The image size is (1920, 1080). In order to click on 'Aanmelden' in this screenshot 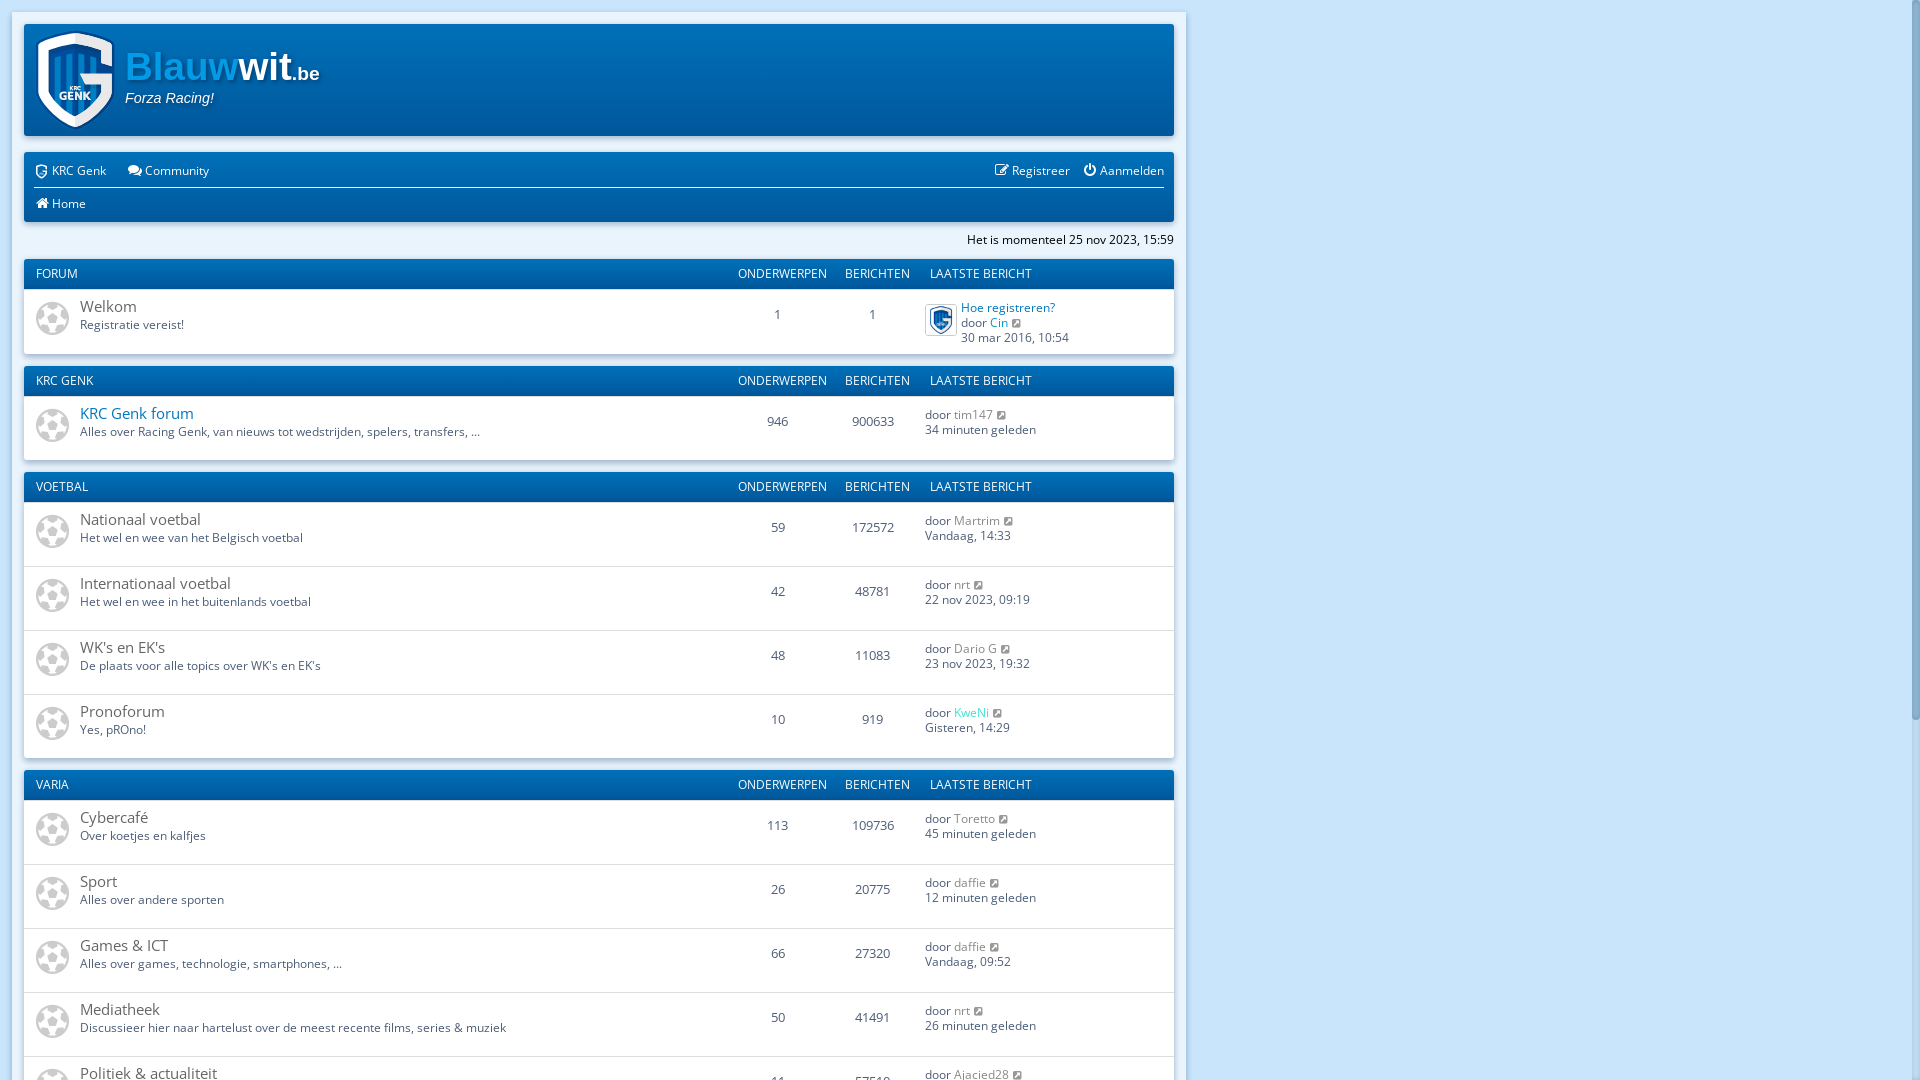, I will do `click(1123, 170)`.